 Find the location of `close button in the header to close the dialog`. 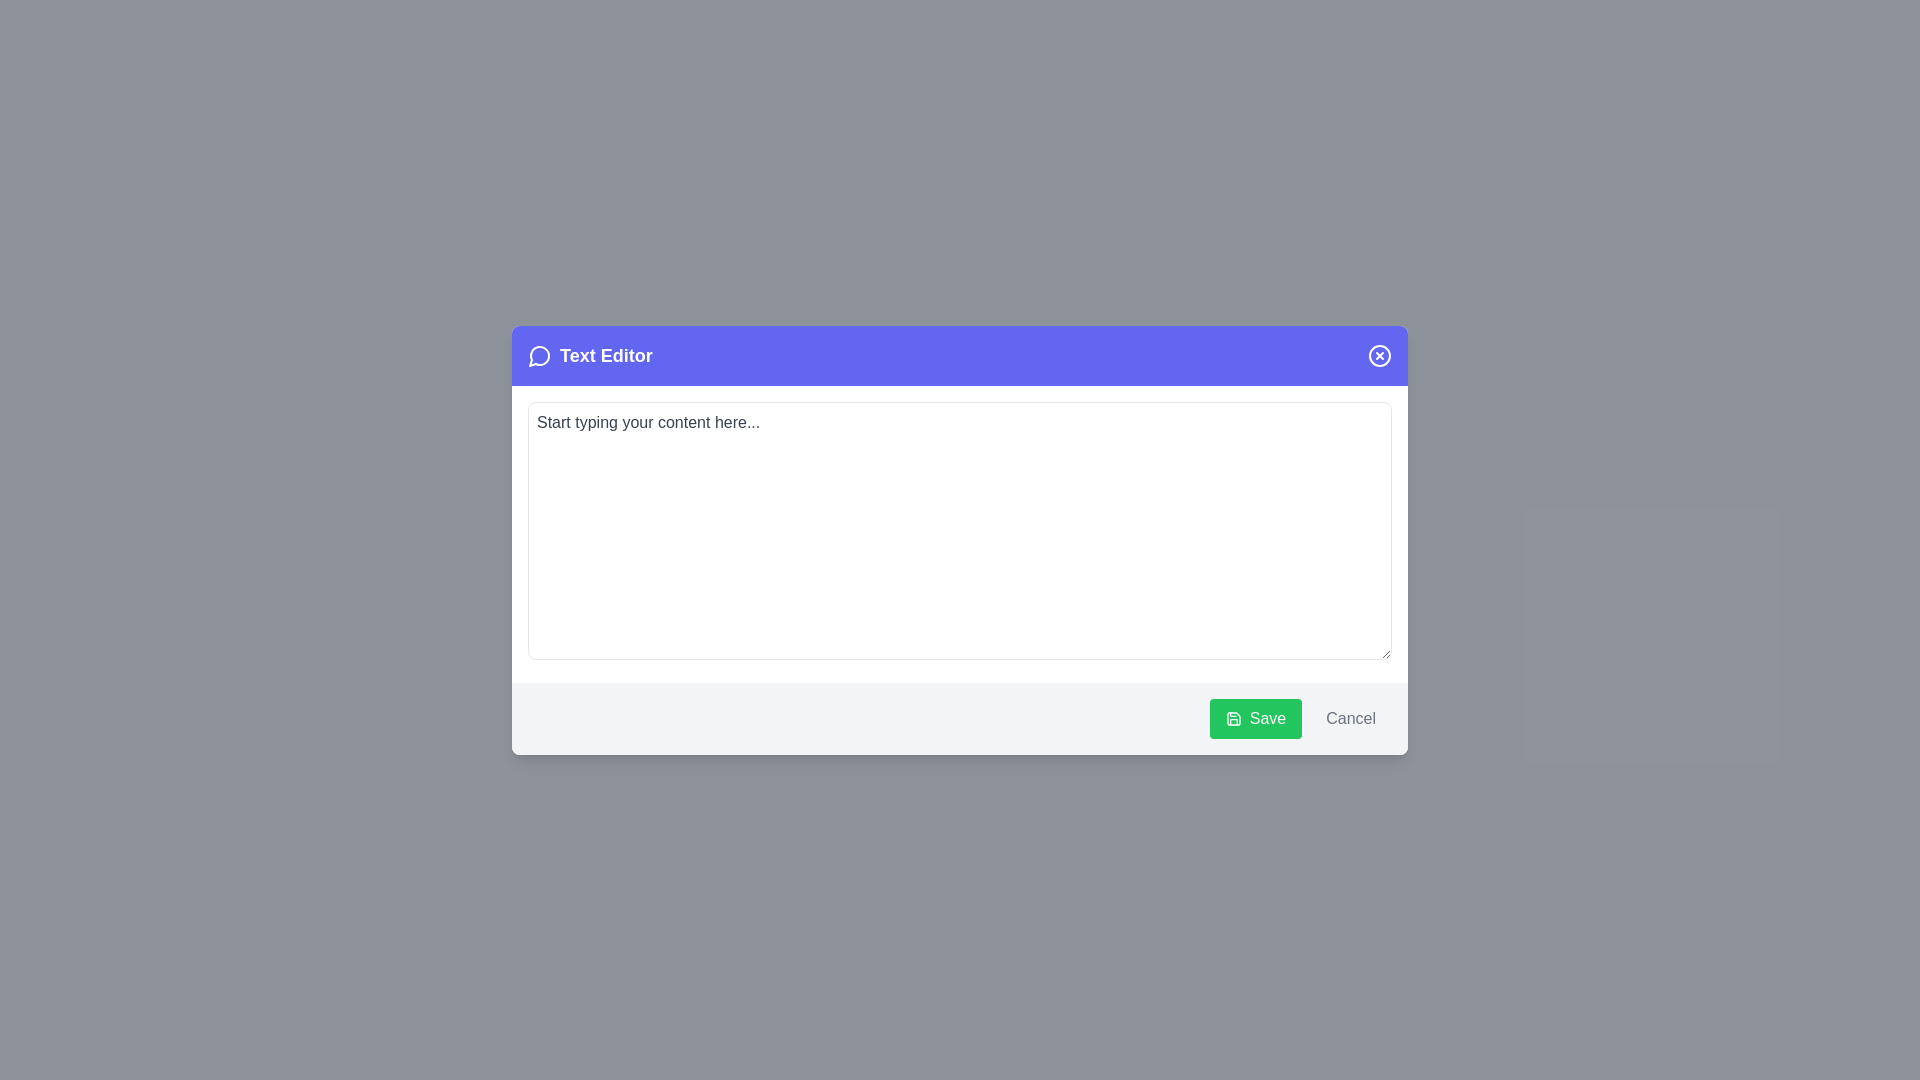

close button in the header to close the dialog is located at coordinates (1379, 354).